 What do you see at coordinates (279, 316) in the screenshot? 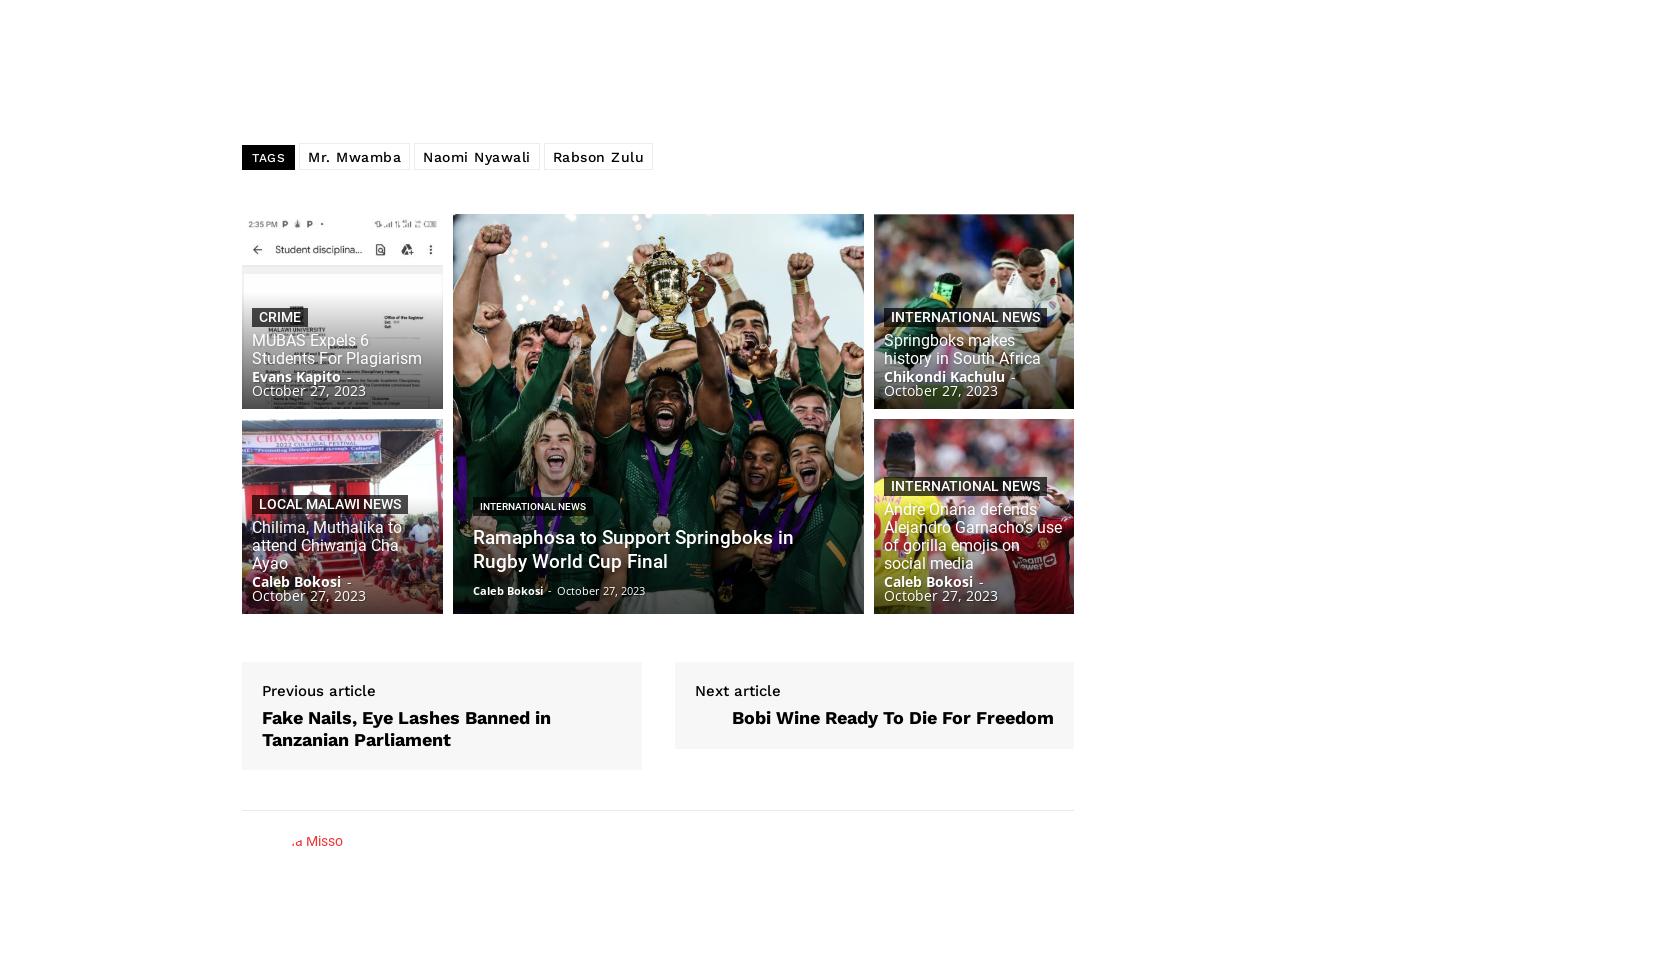
I see `'Crime'` at bounding box center [279, 316].